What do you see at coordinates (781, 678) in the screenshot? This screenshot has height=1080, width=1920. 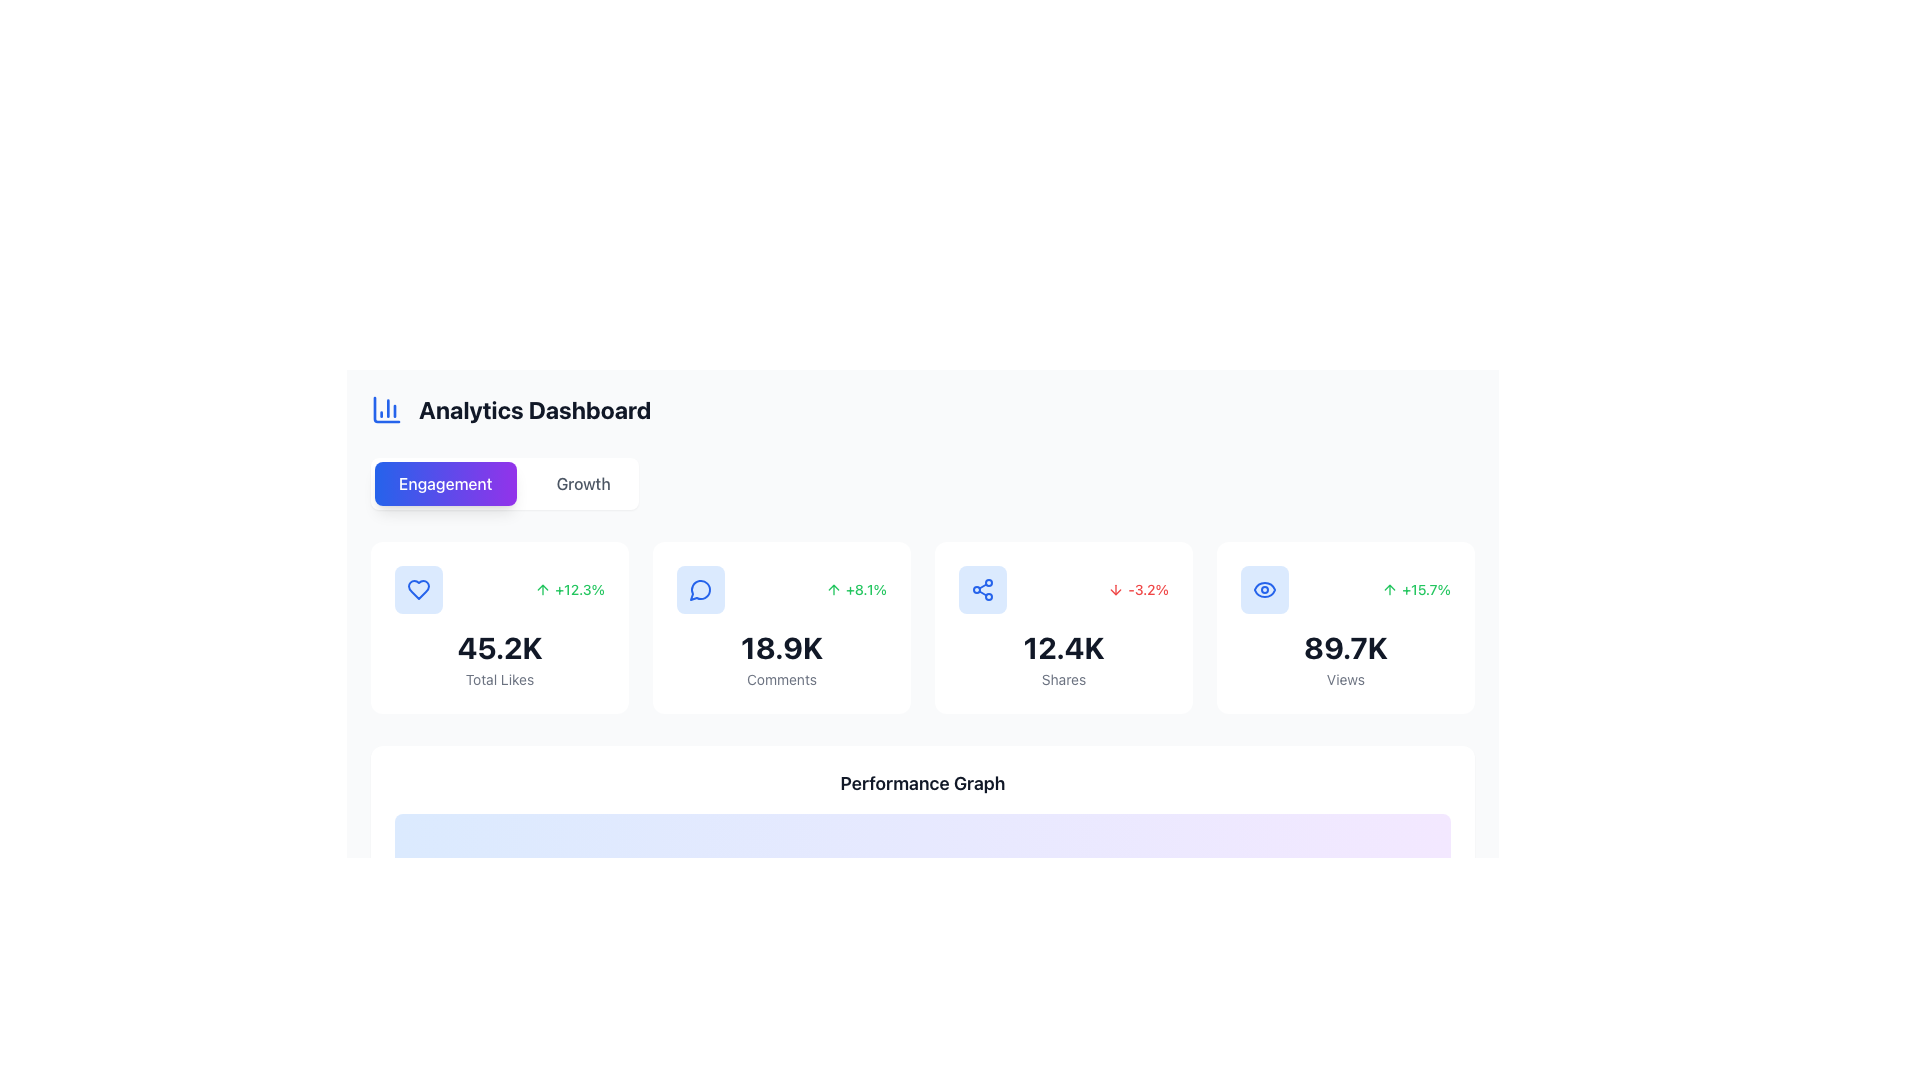 I see `the 'Comments' text label which indicates the numerical data display for the '18.9K' metric, located in the second tile from the left in a 4-column grid` at bounding box center [781, 678].